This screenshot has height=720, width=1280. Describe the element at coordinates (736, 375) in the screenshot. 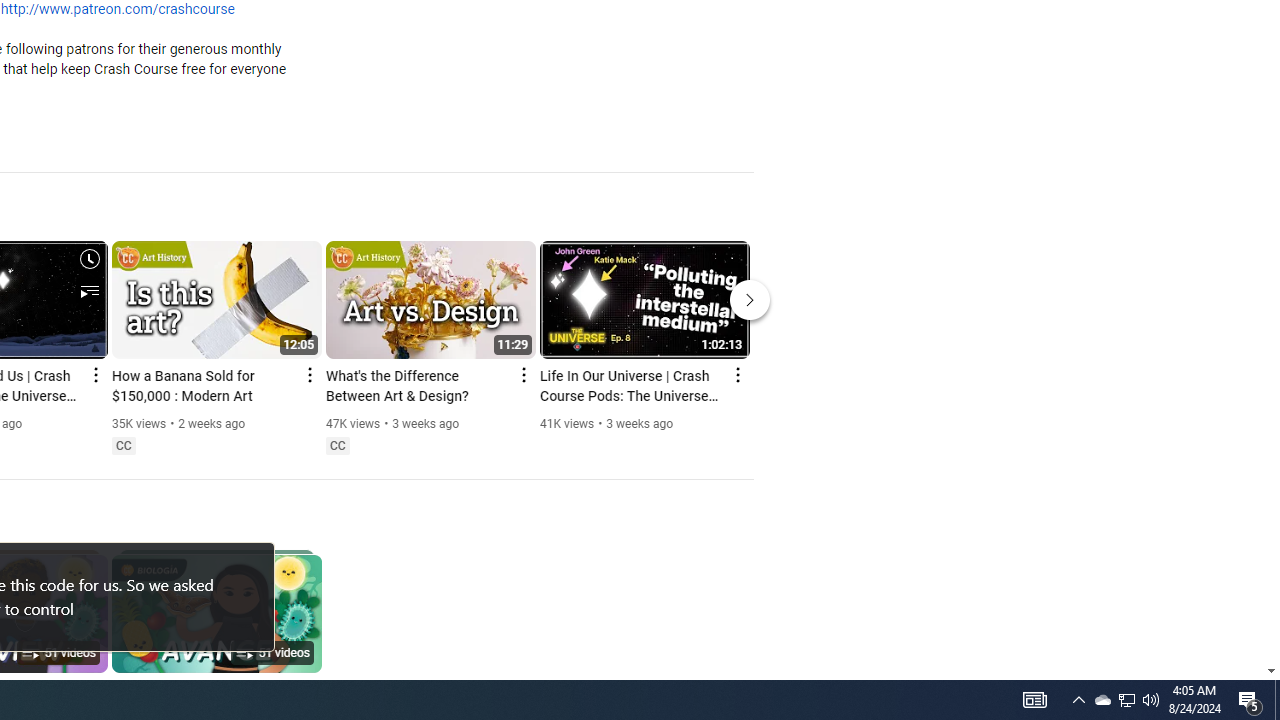

I see `'Action menu'` at that location.